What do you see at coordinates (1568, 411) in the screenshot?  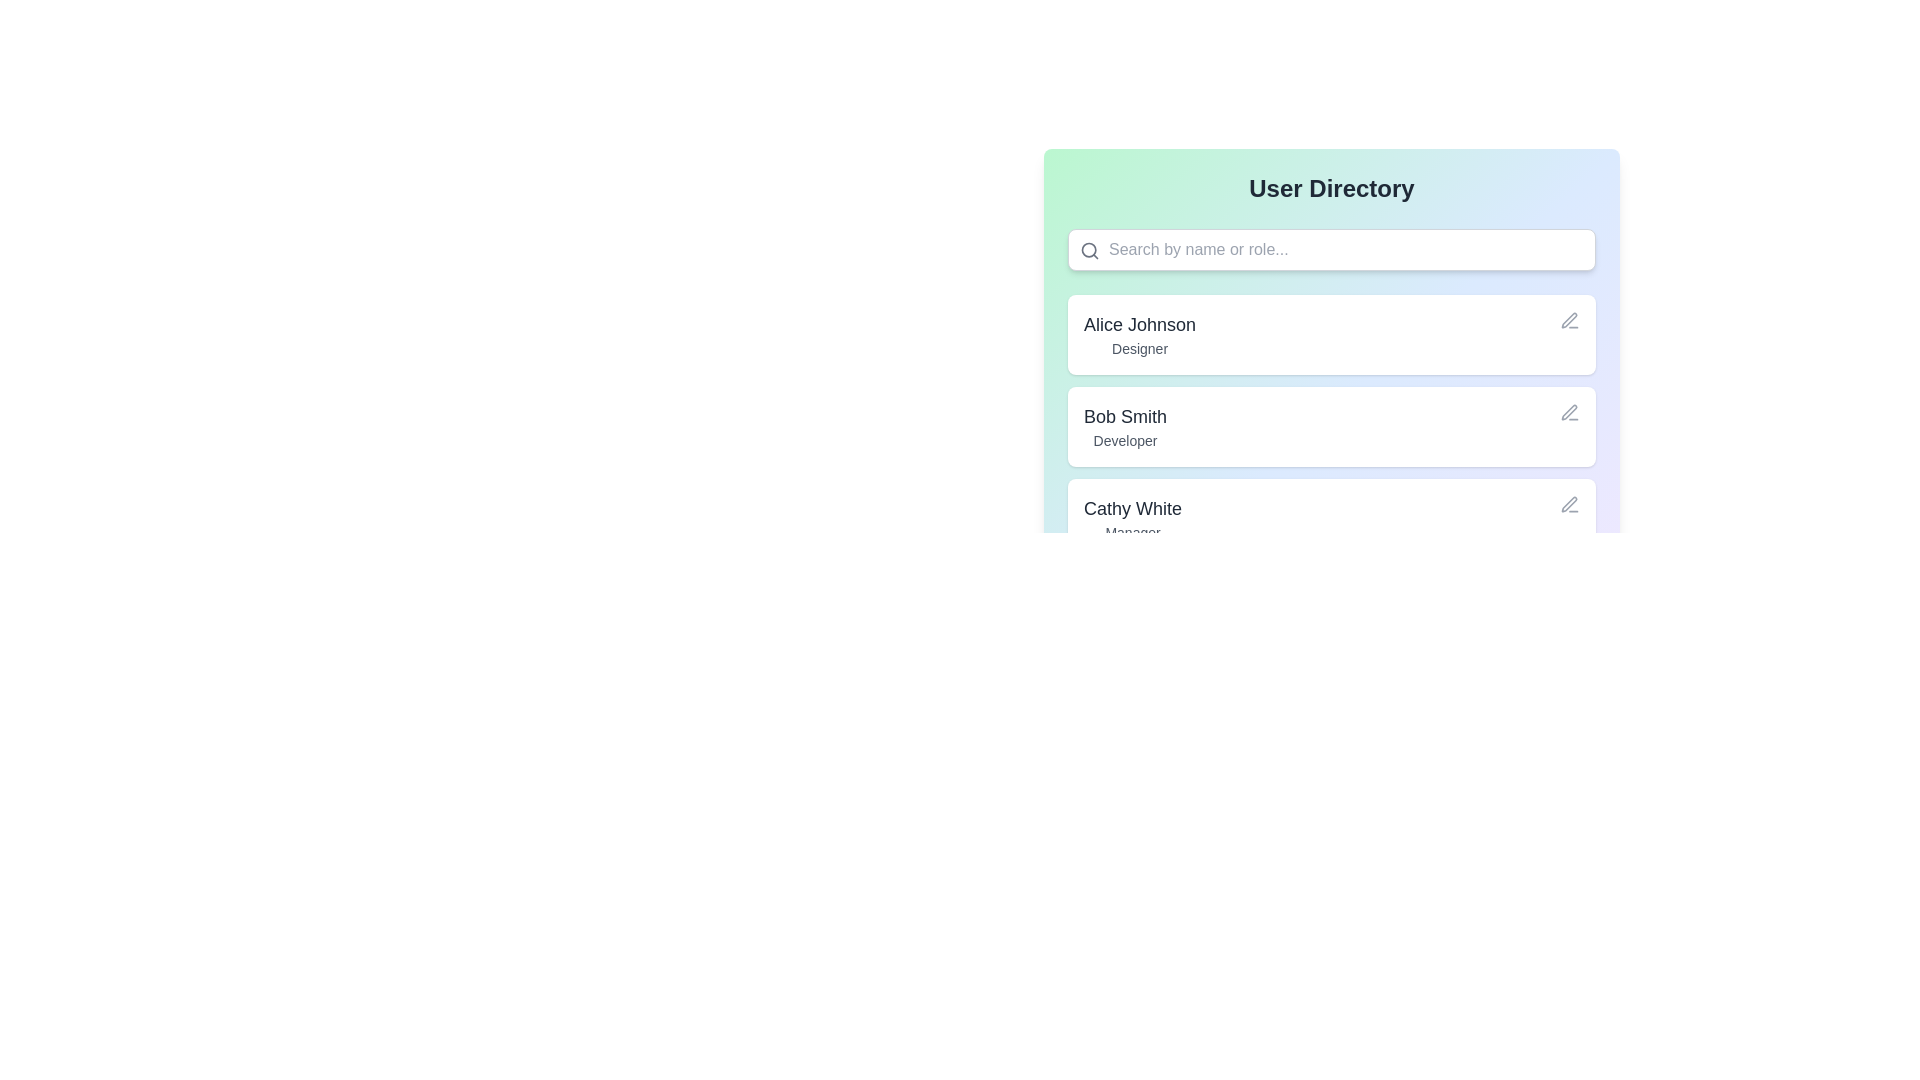 I see `the small gray pen icon located at the right end of the 'Bob Smith, Developer' profile box to perceive feedback` at bounding box center [1568, 411].